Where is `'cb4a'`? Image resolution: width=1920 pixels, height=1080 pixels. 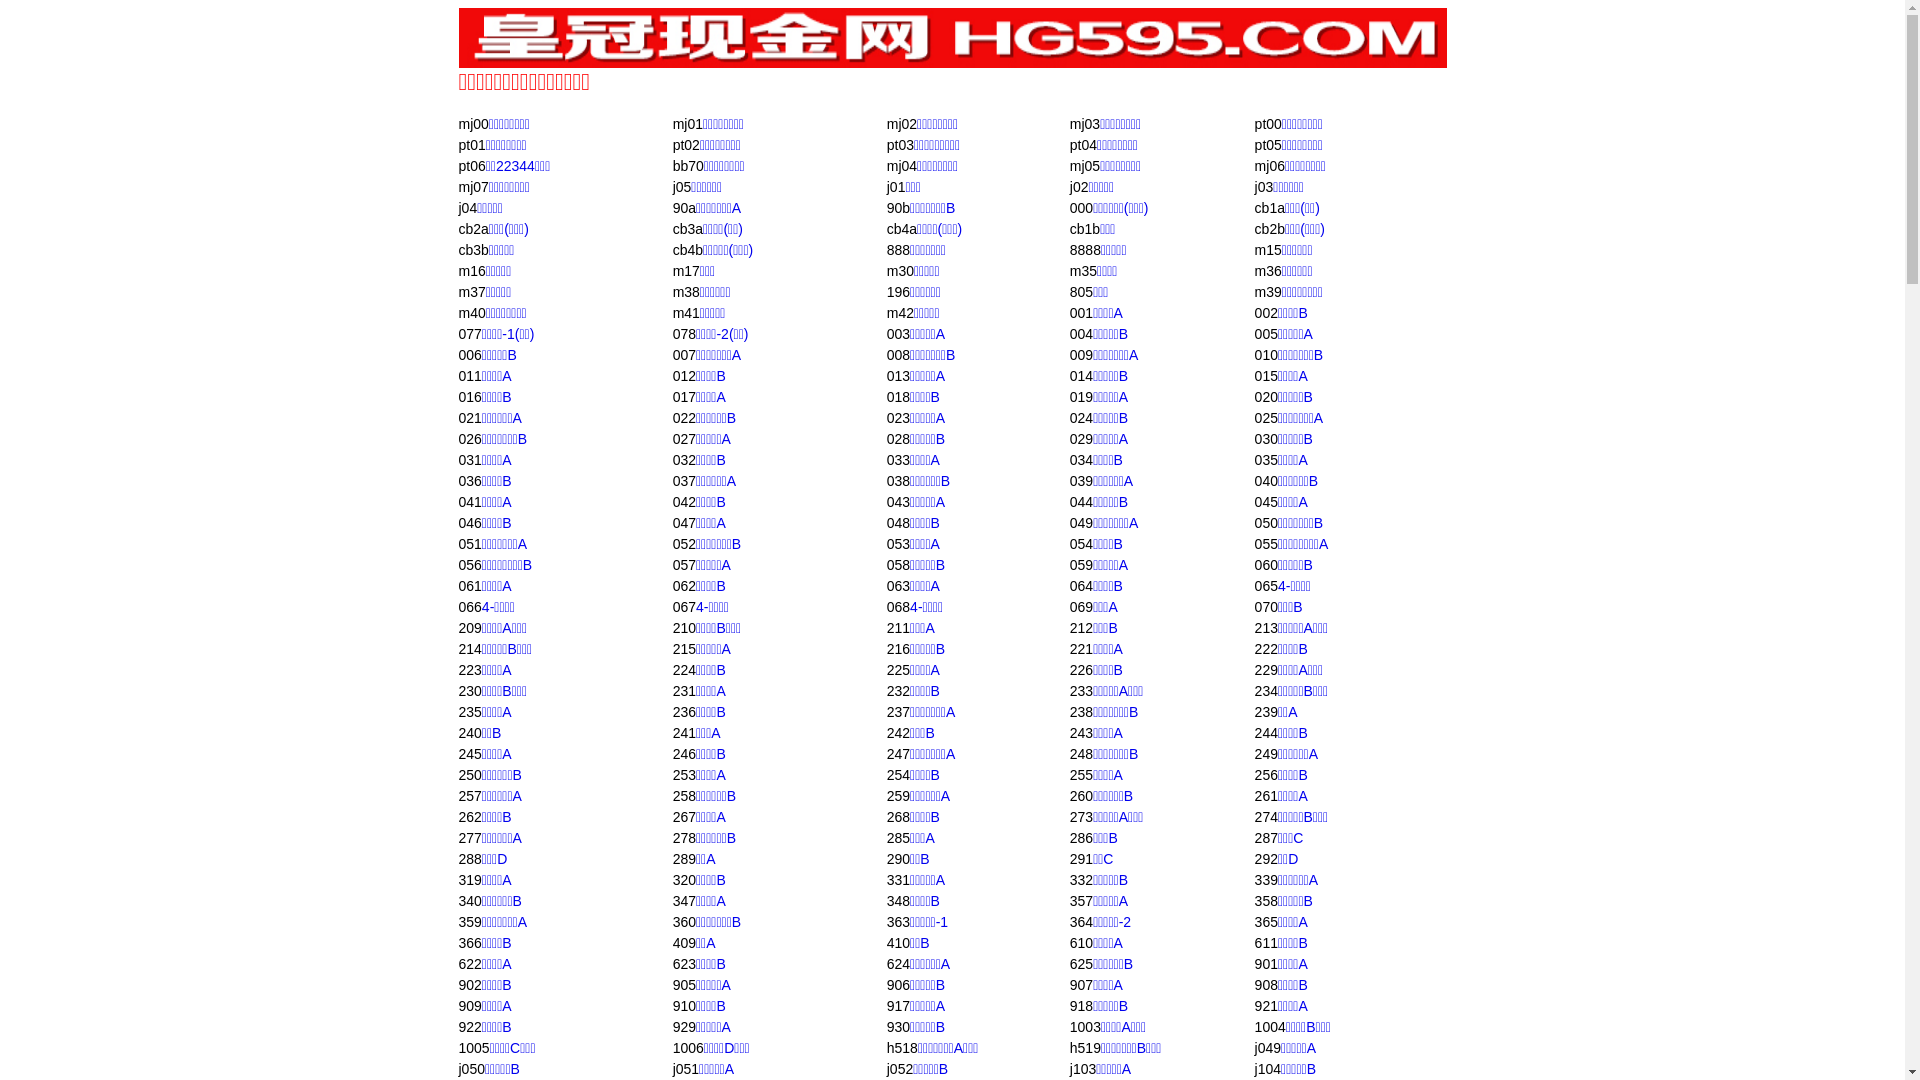
'cb4a' is located at coordinates (901, 227).